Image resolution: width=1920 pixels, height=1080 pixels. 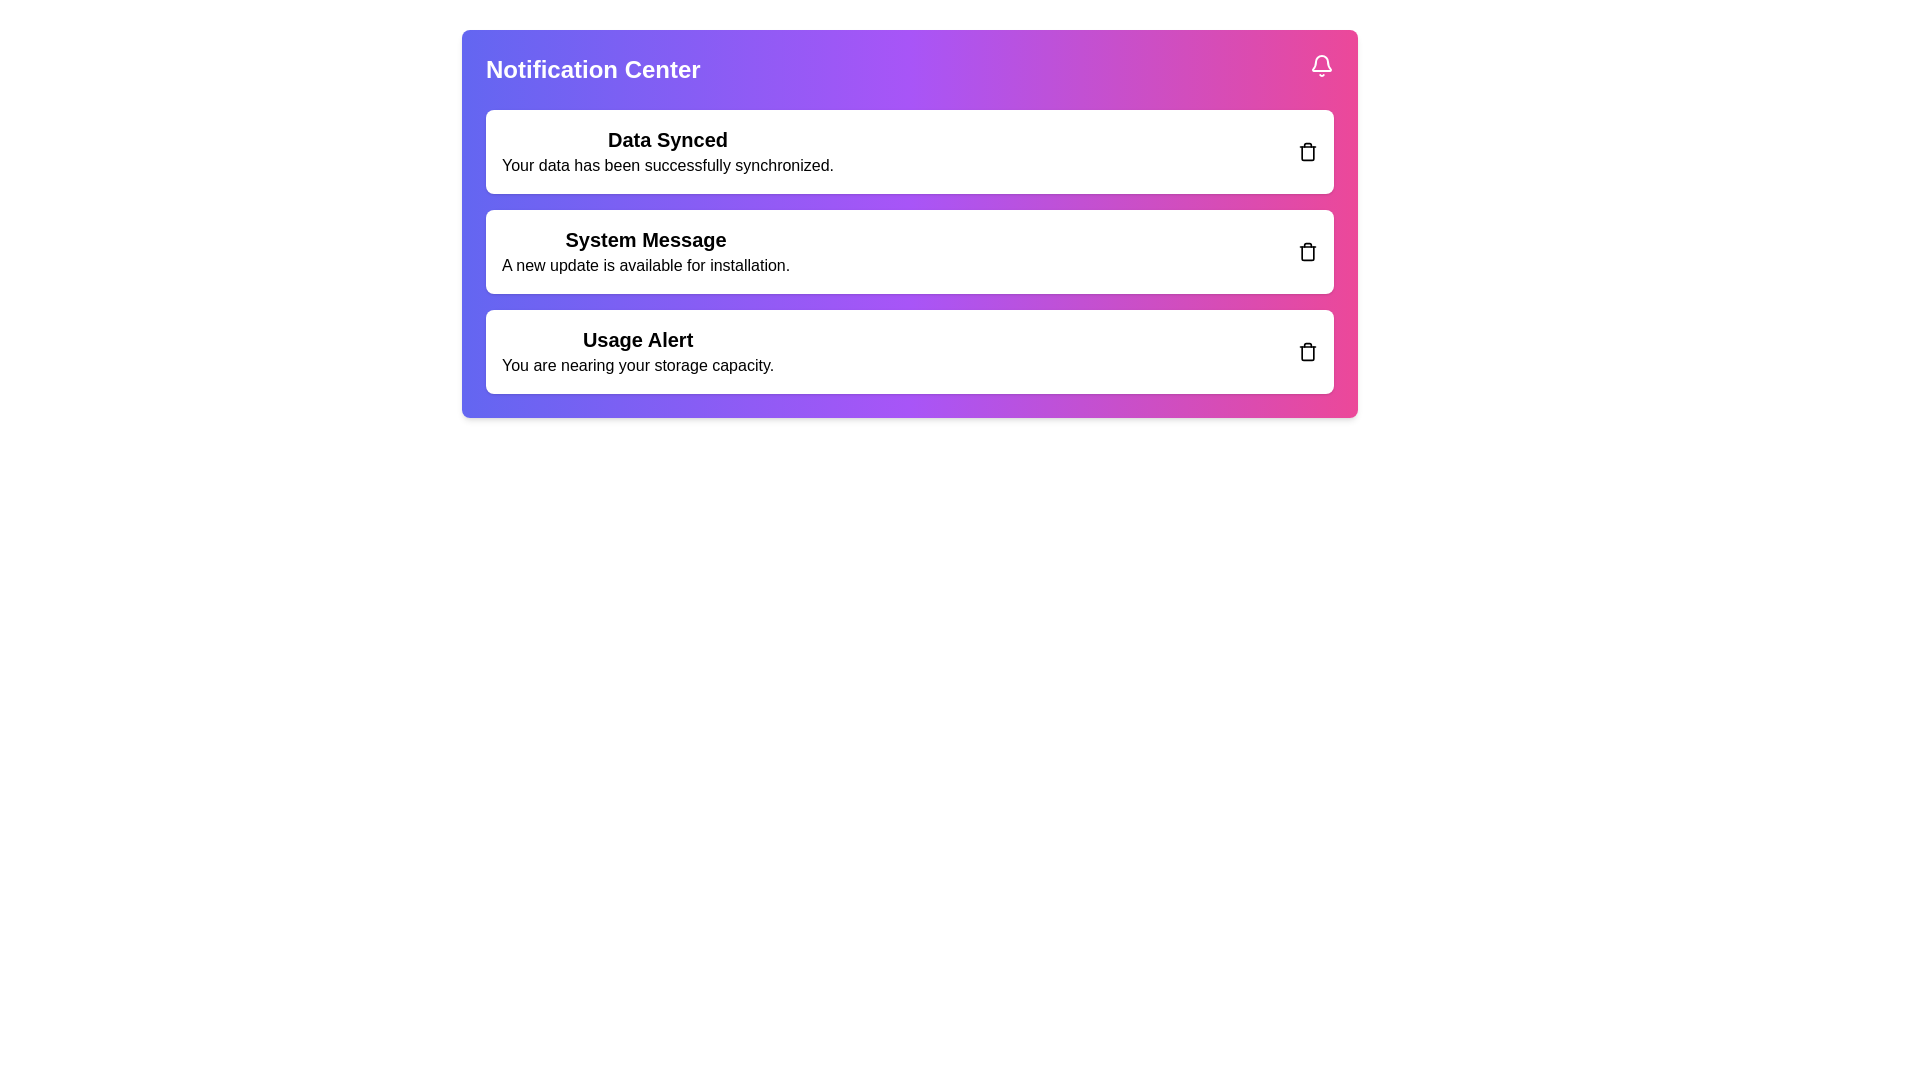 I want to click on the trash can icon, which signifies a delete action for the 'System Message' notification in the notification interface, so click(x=1308, y=252).